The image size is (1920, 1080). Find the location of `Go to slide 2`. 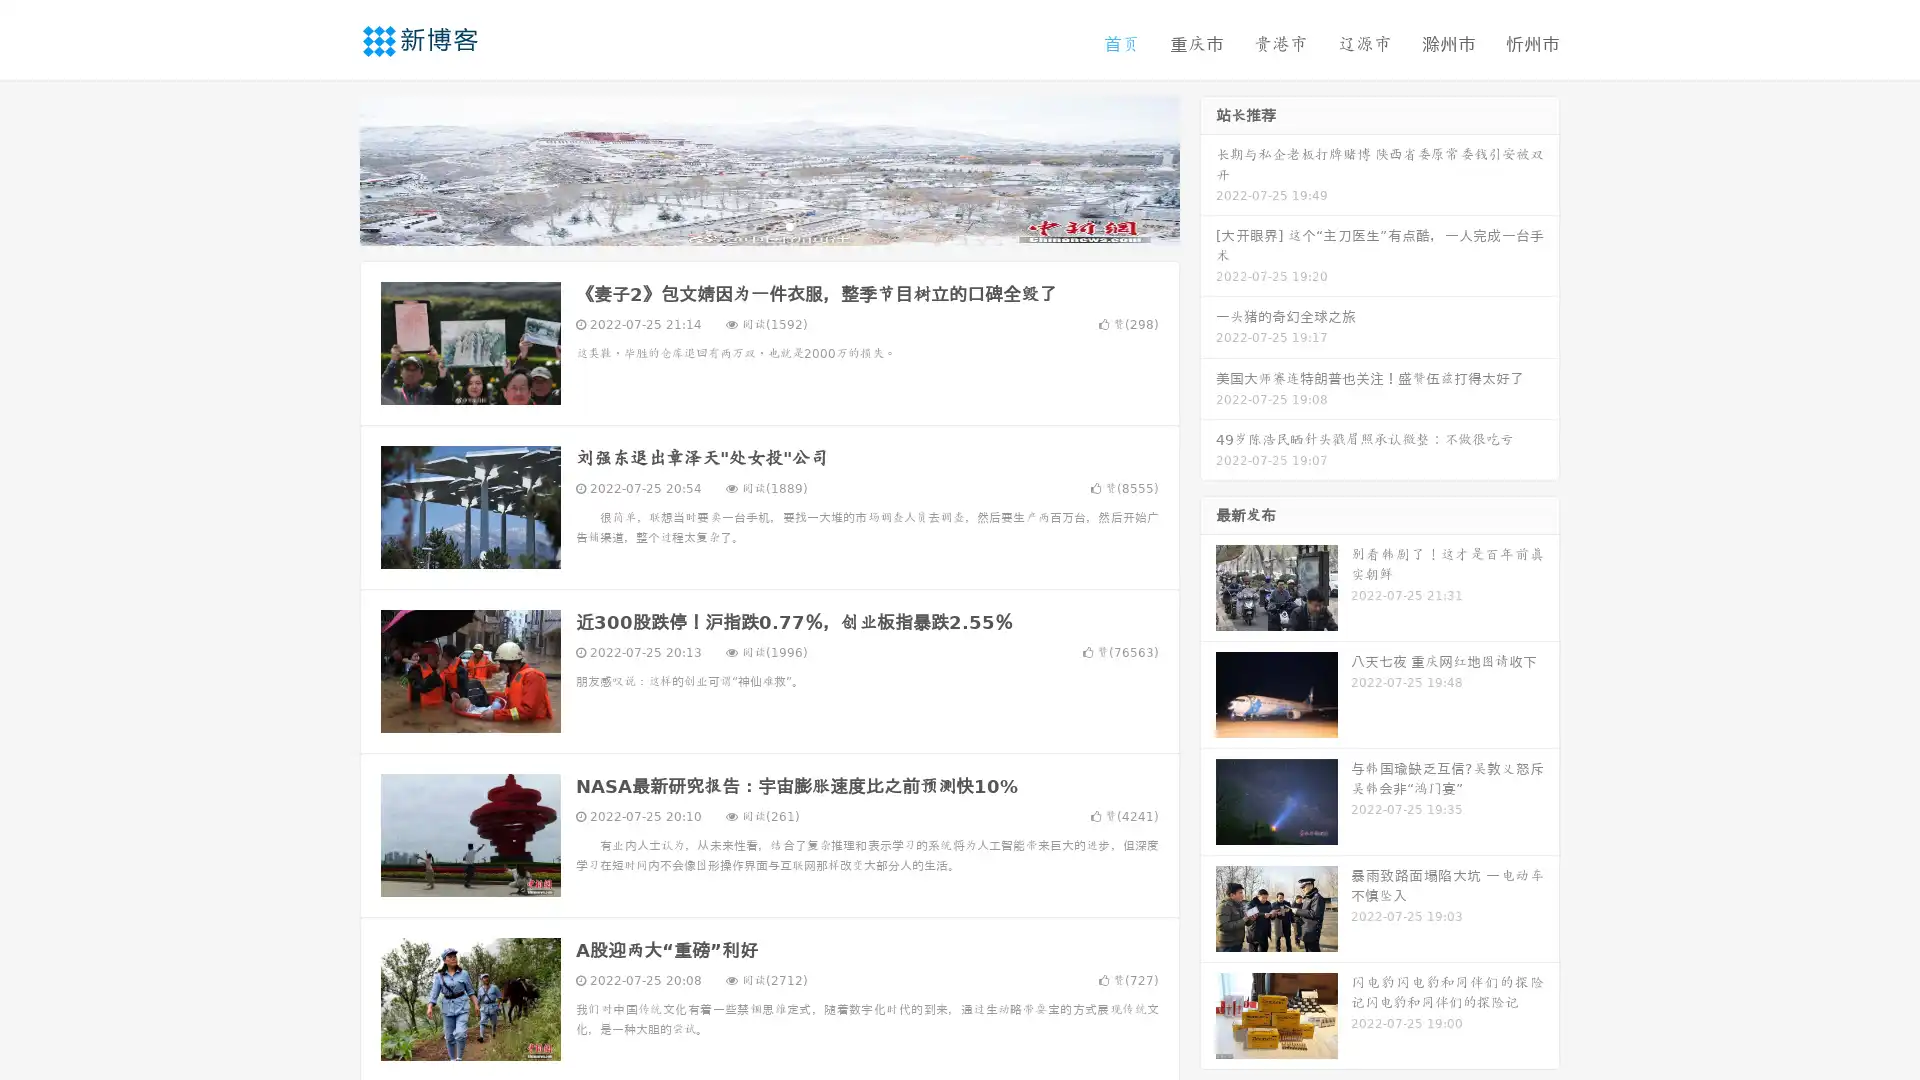

Go to slide 2 is located at coordinates (768, 225).